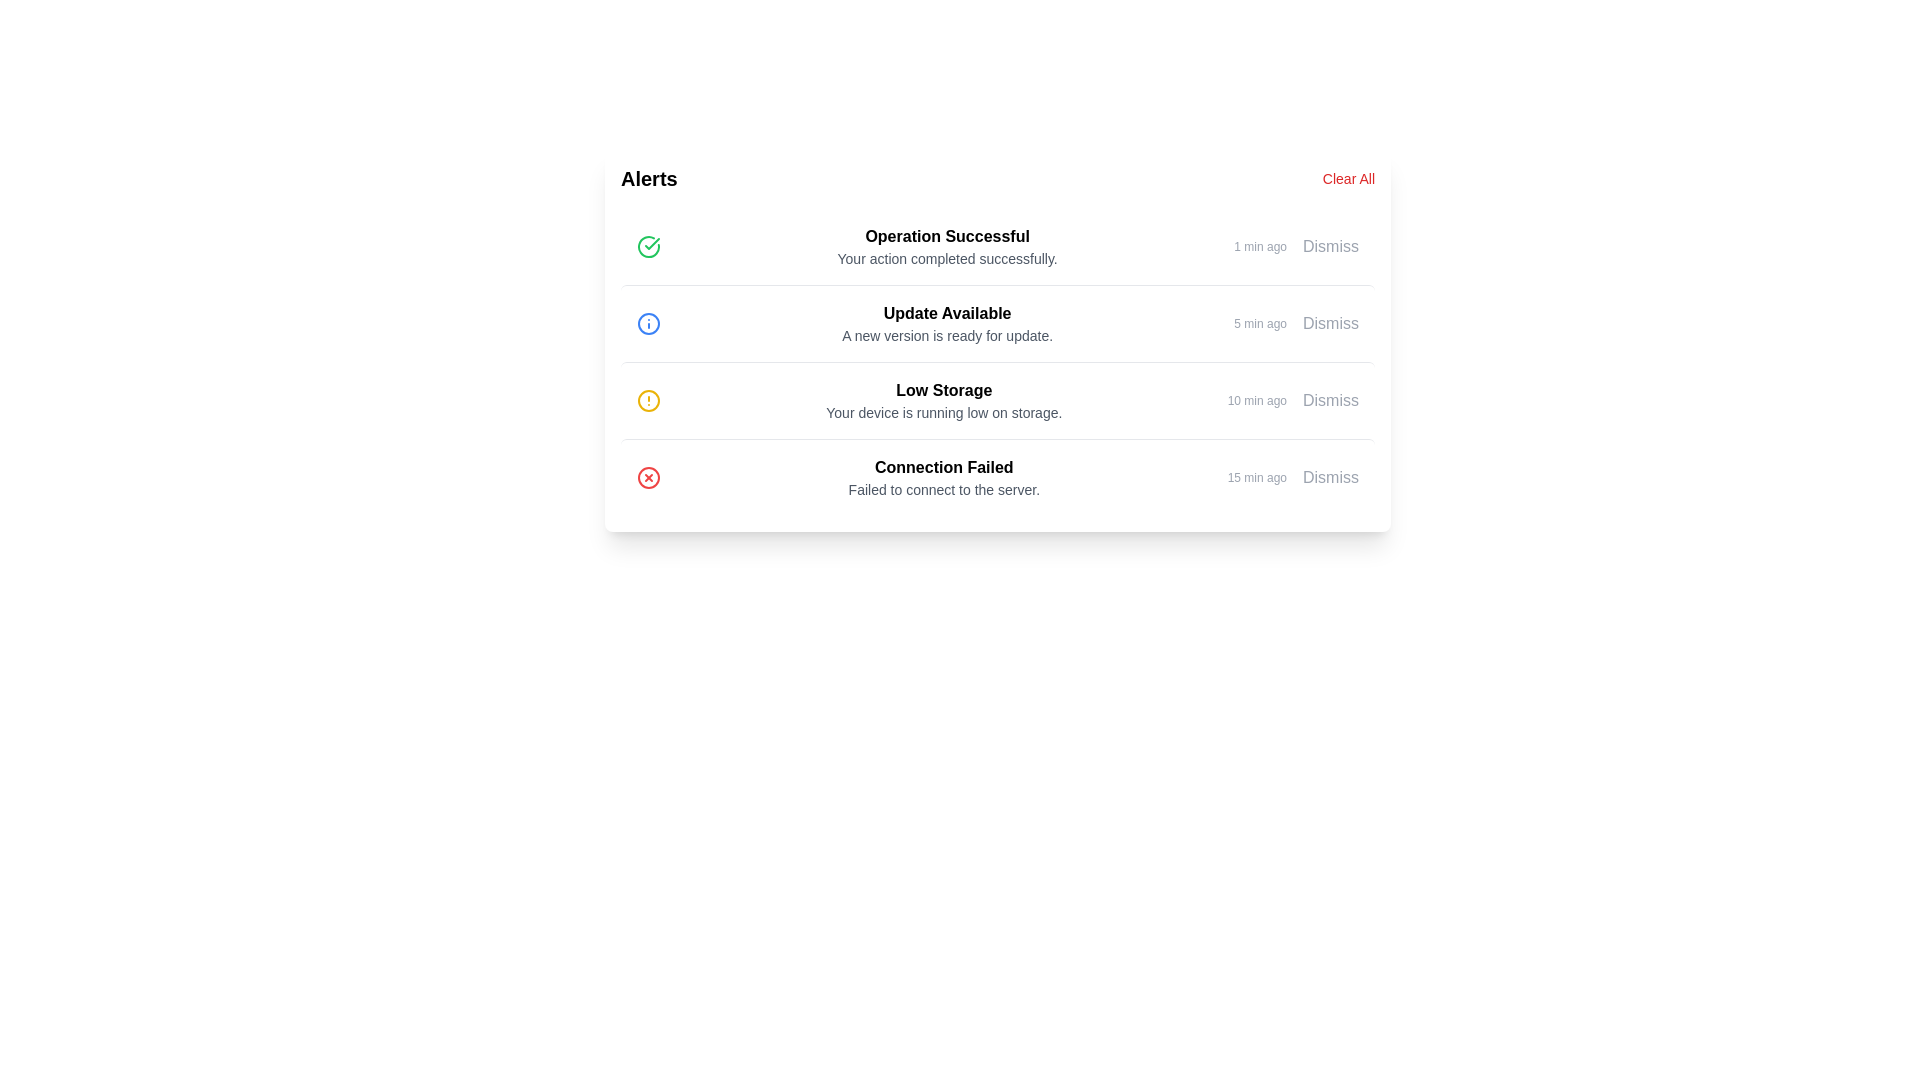  I want to click on the static text displaying '10 min ago' in light gray color, which is located in the 'Low Storage' notification between the descriptive text and the dismiss button, so click(1256, 401).